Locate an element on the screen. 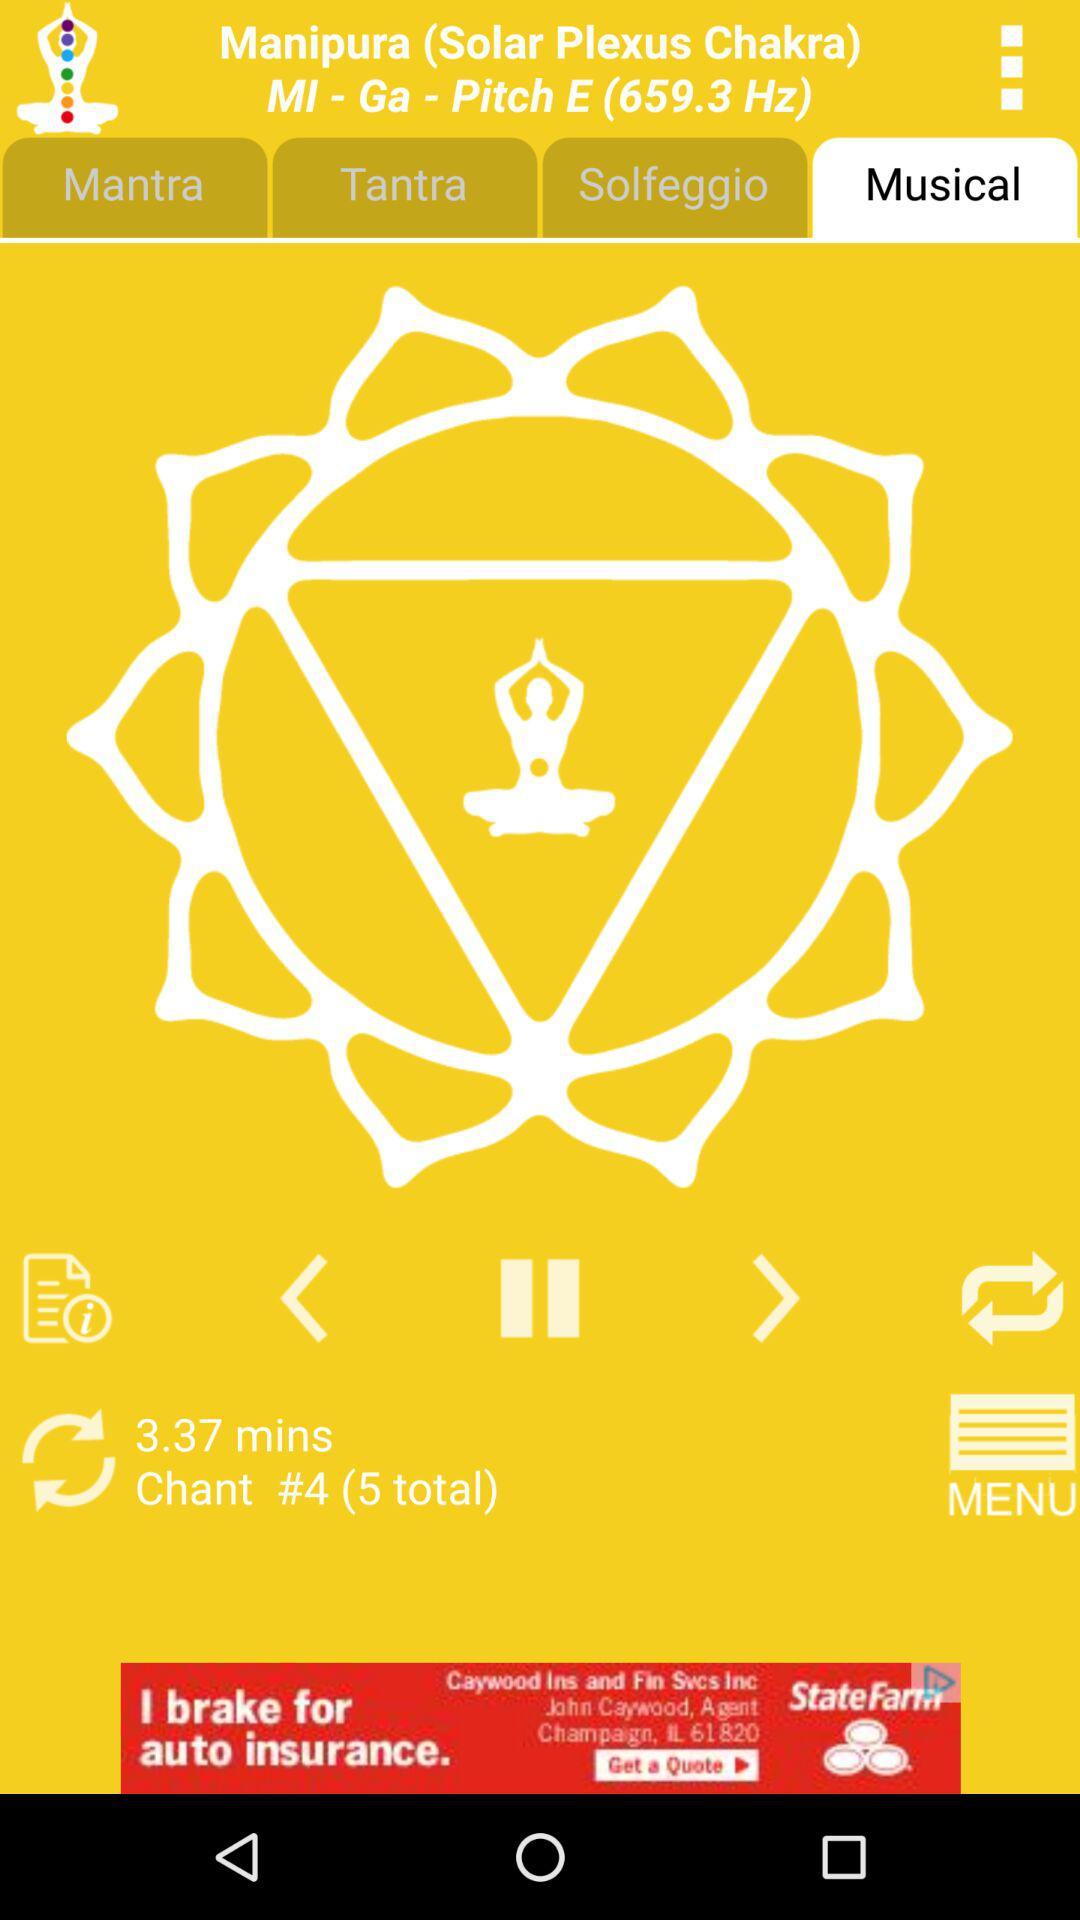 The height and width of the screenshot is (1920, 1080). the refresh icon is located at coordinates (66, 1561).